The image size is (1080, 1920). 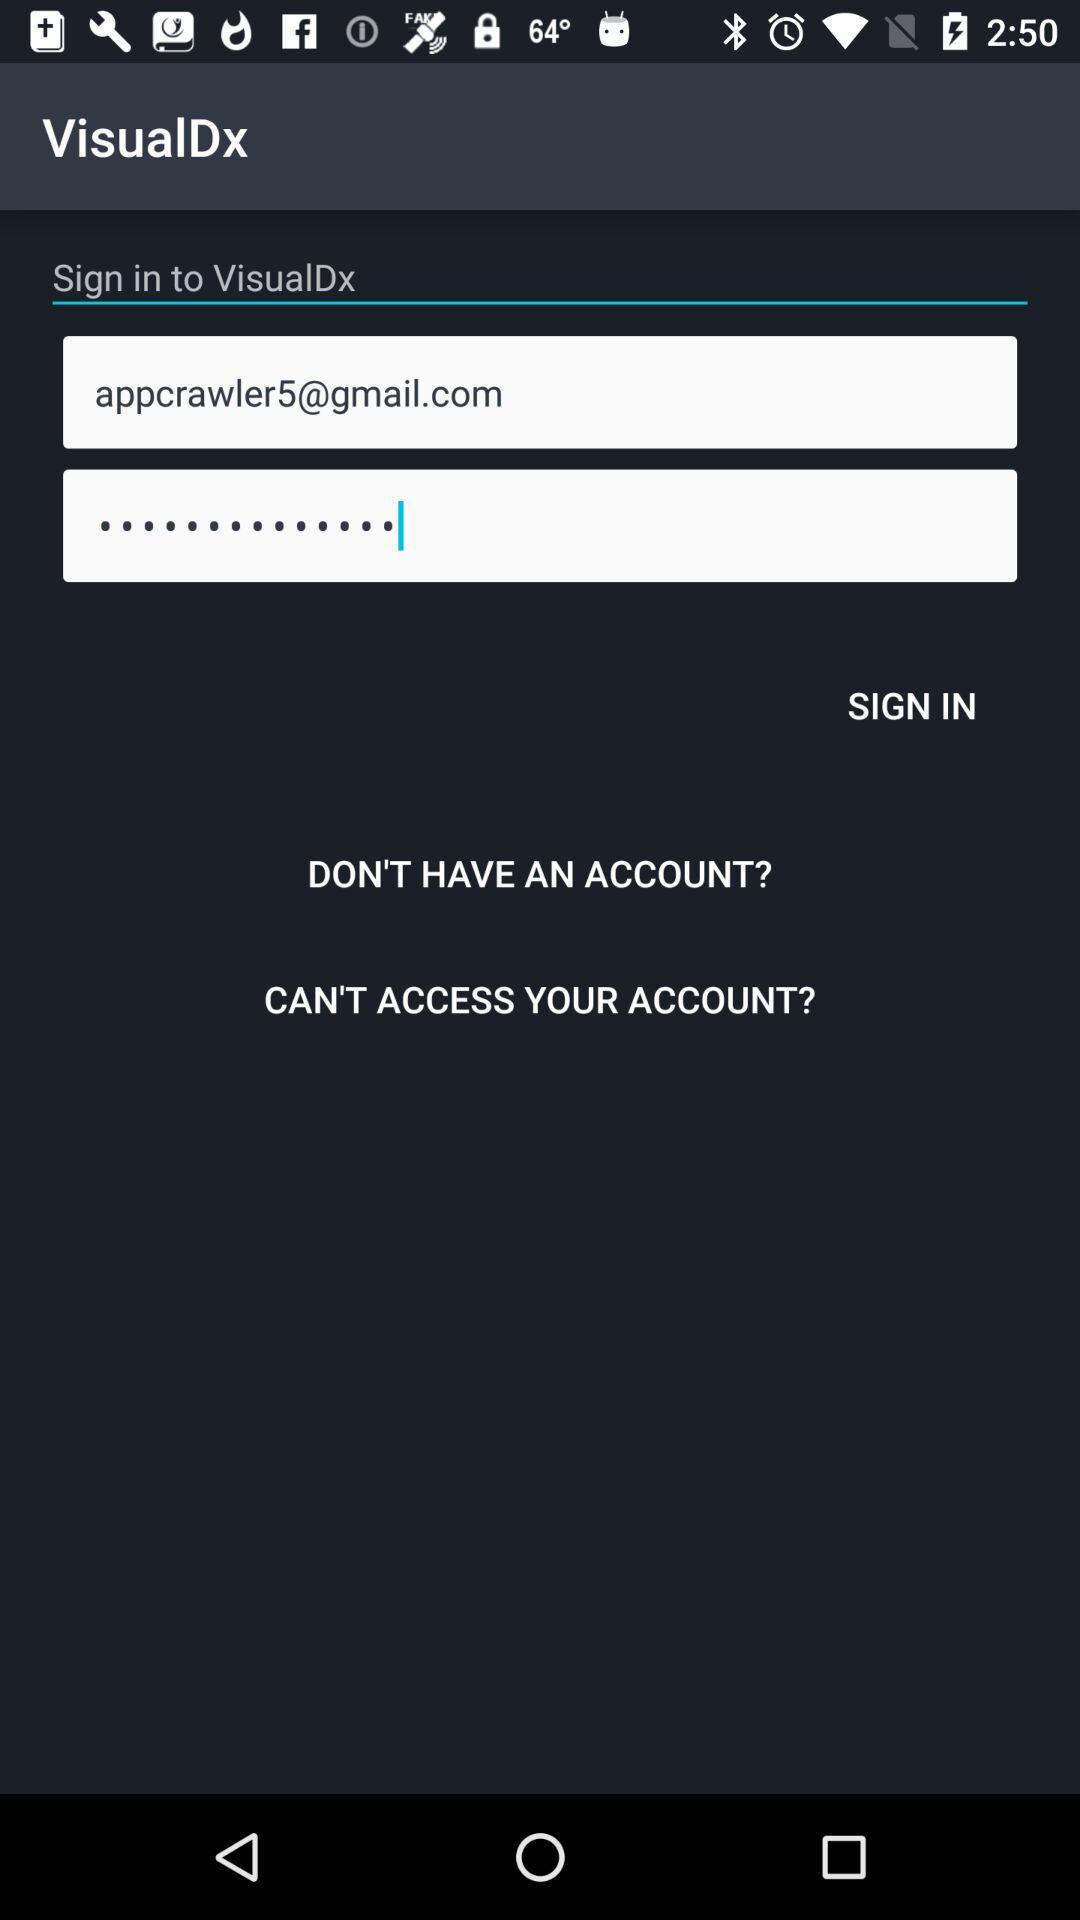 I want to click on appcrawler3116 icon, so click(x=540, y=525).